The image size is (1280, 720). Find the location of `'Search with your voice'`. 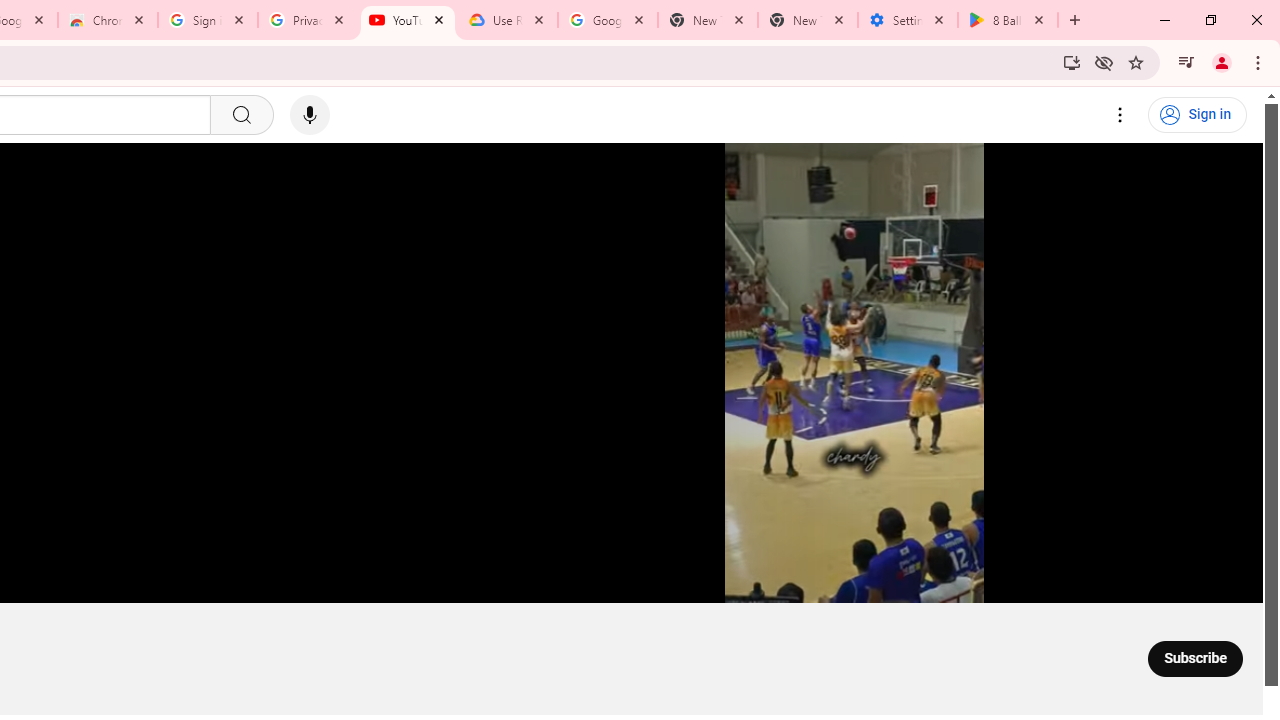

'Search with your voice' is located at coordinates (308, 115).